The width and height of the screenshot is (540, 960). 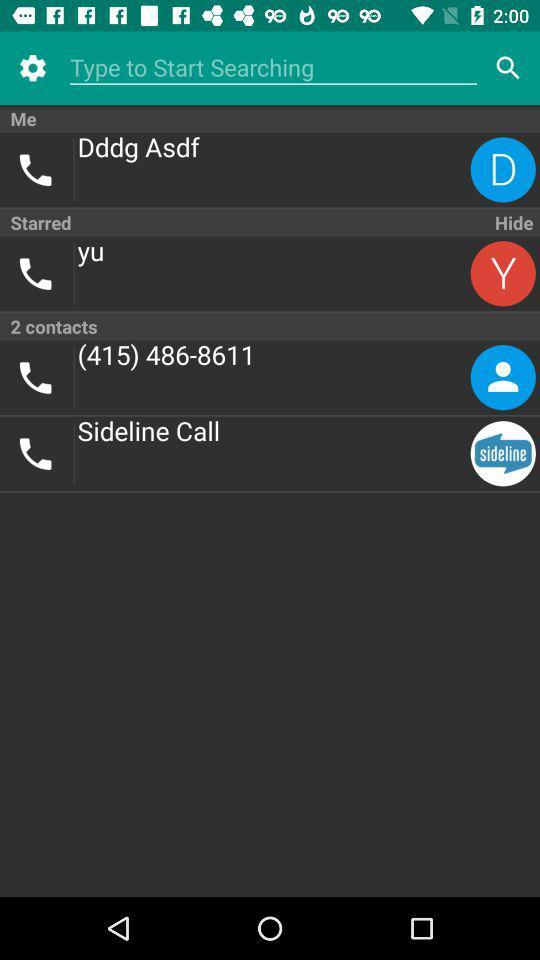 What do you see at coordinates (512, 222) in the screenshot?
I see `the icon next to the starred icon` at bounding box center [512, 222].